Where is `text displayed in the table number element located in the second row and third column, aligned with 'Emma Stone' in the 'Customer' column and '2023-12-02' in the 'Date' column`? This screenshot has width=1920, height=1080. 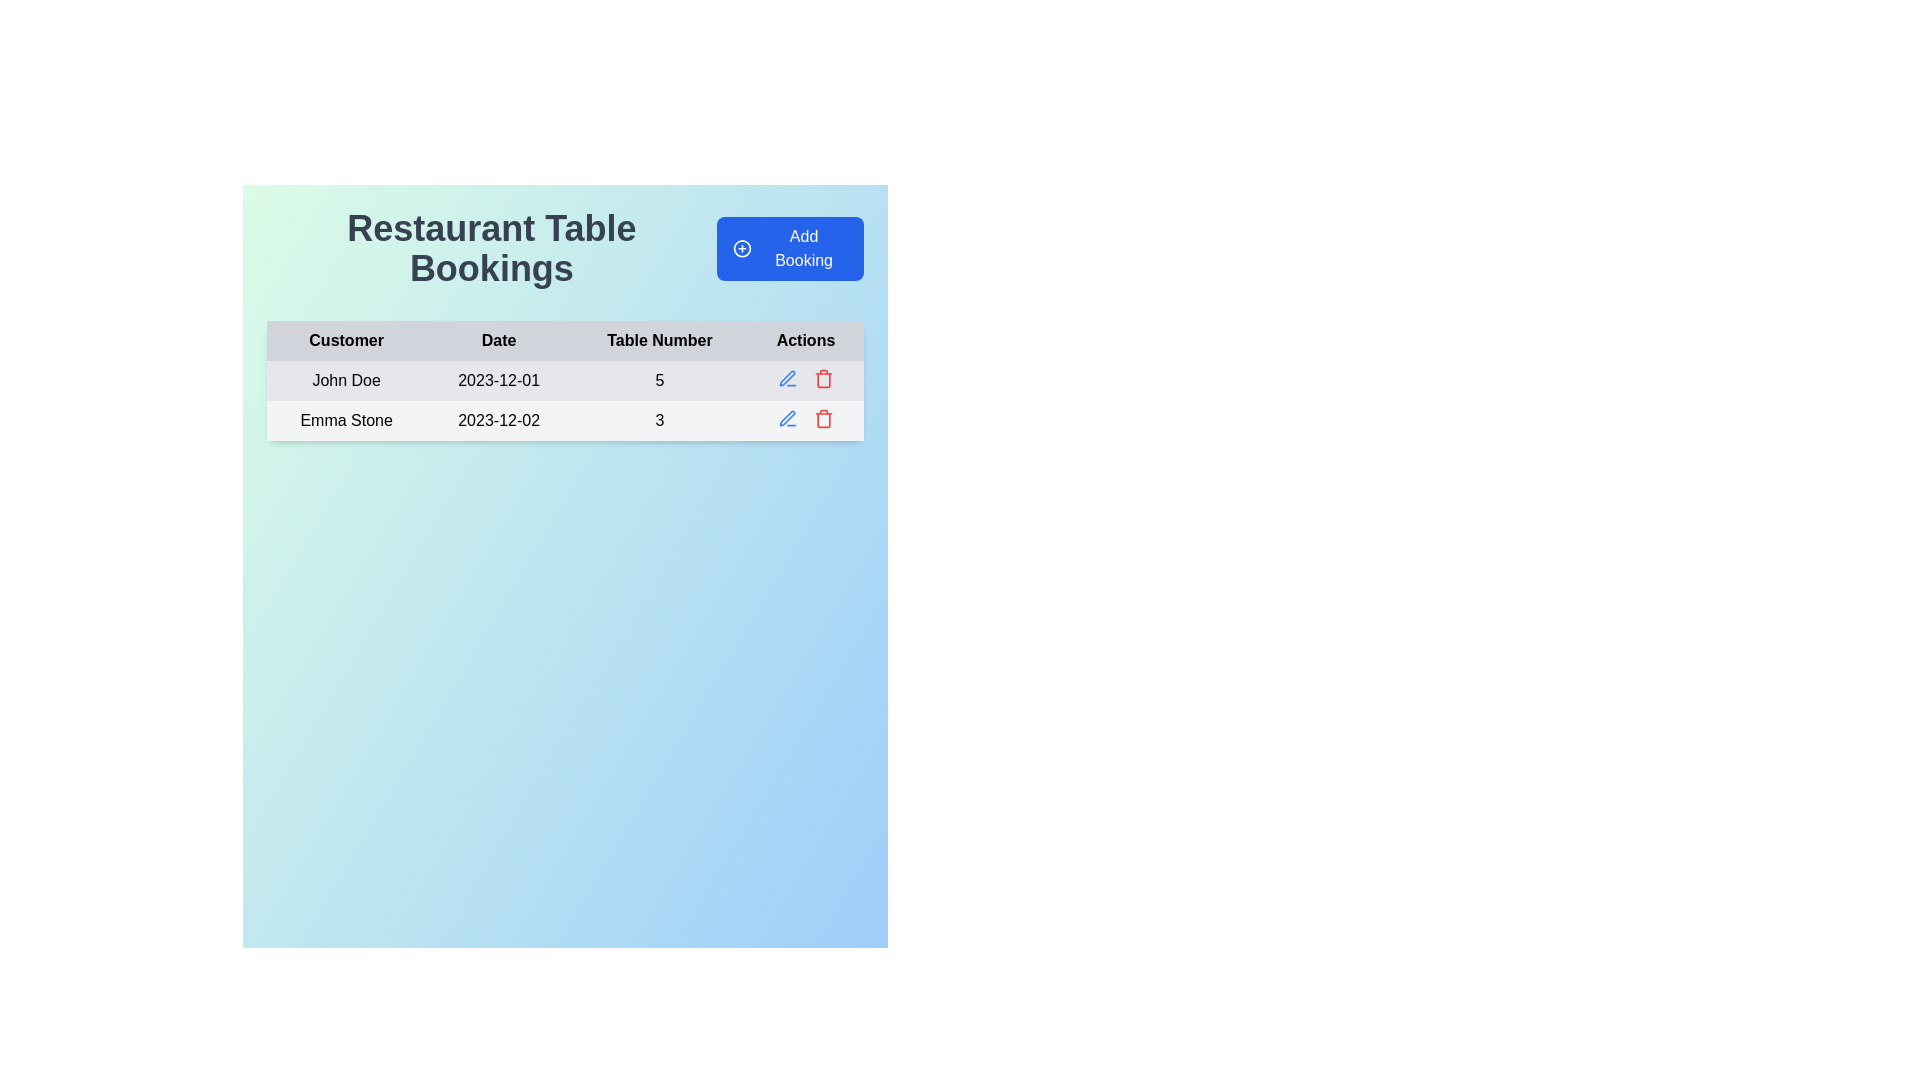
text displayed in the table number element located in the second row and third column, aligned with 'Emma Stone' in the 'Customer' column and '2023-12-02' in the 'Date' column is located at coordinates (659, 419).